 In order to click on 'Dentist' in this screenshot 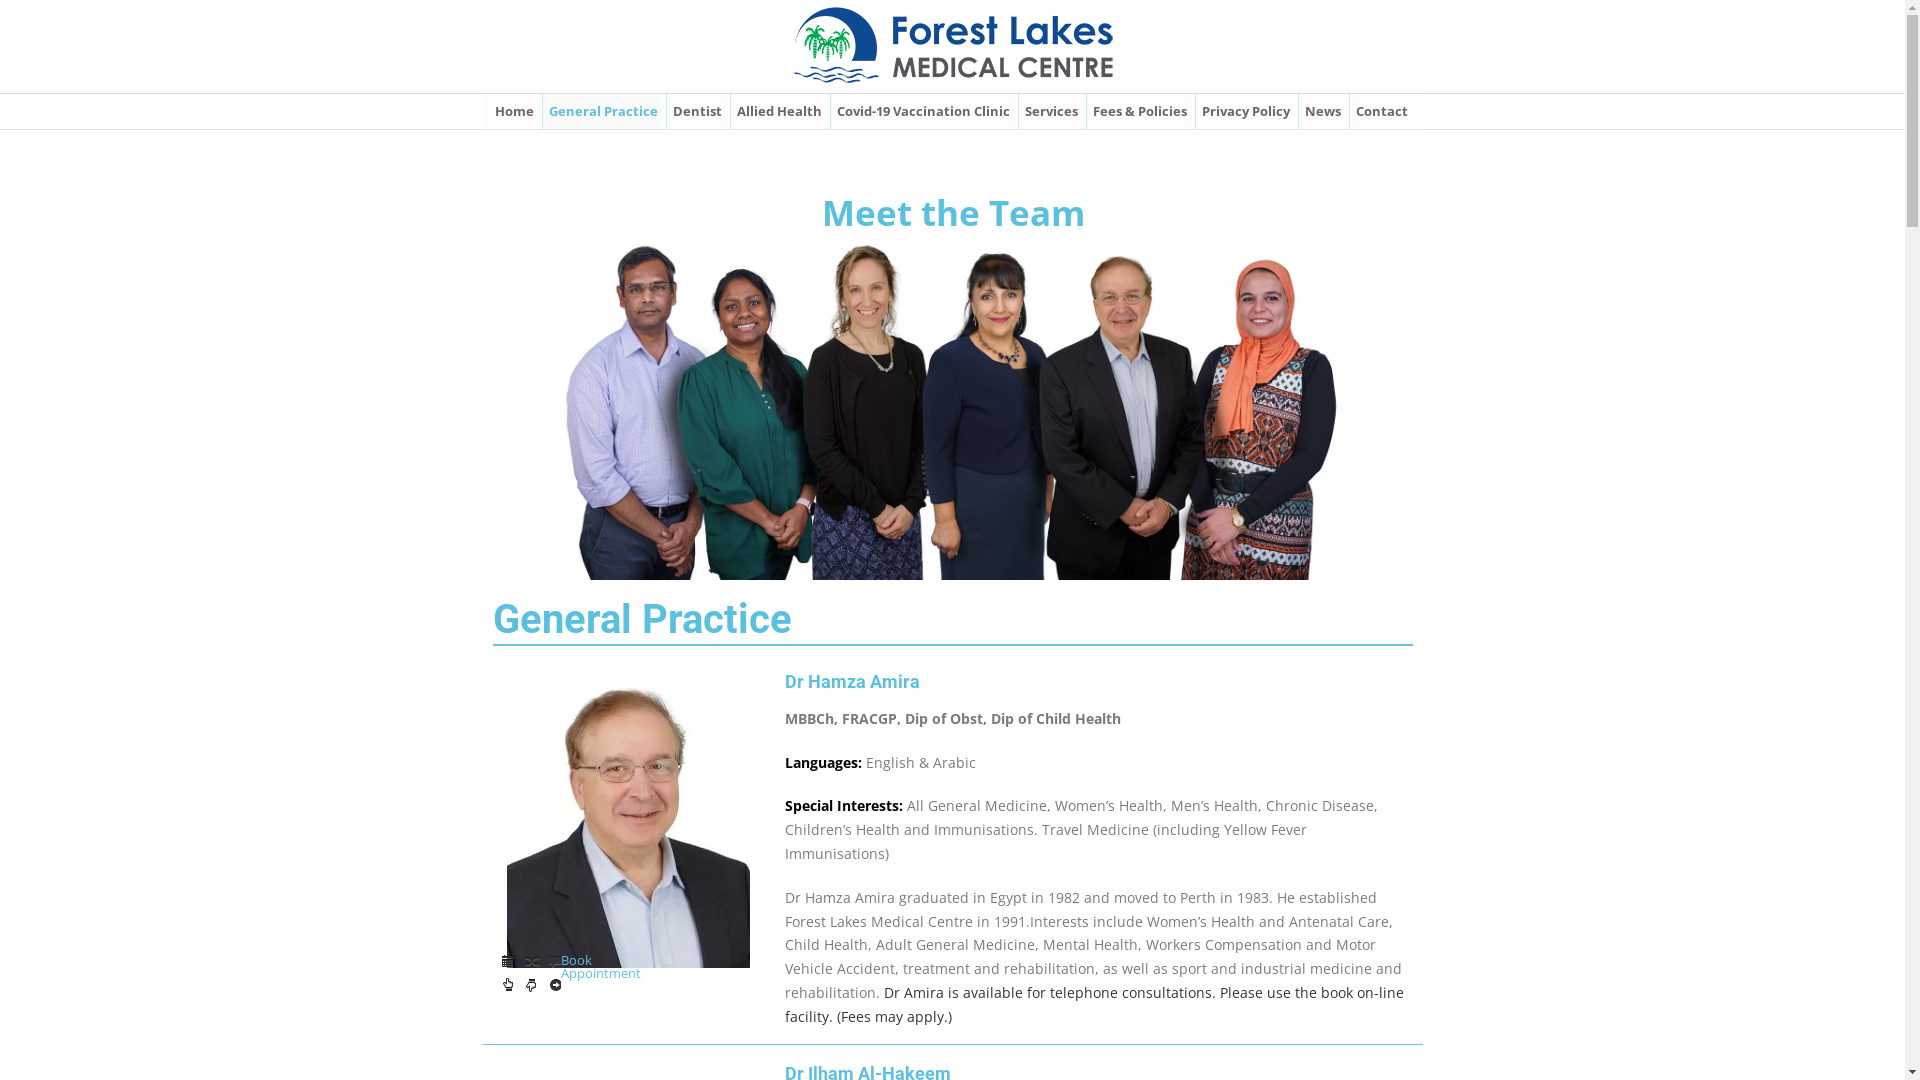, I will do `click(696, 111)`.